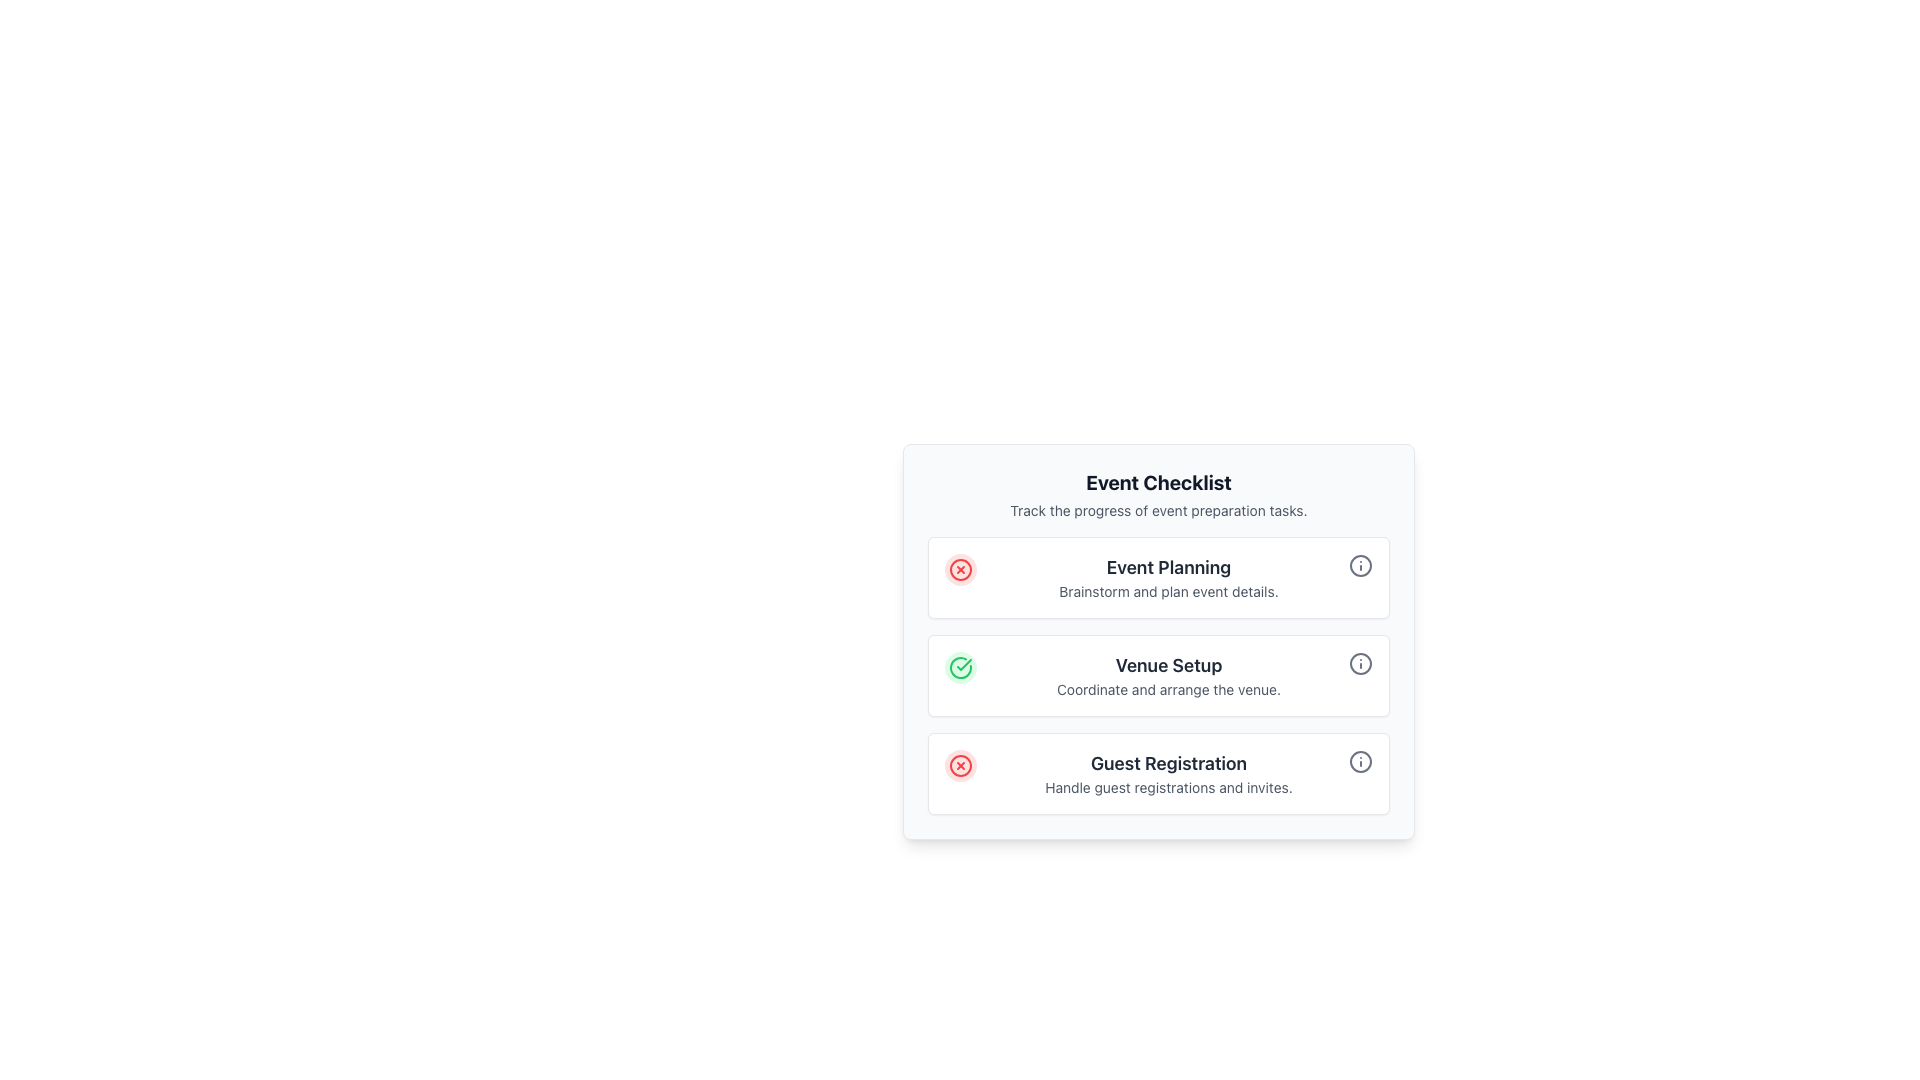 This screenshot has height=1080, width=1920. What do you see at coordinates (1360, 663) in the screenshot?
I see `outer SVG circle that visually signifies the 'Venue Setup' task in the checklist` at bounding box center [1360, 663].